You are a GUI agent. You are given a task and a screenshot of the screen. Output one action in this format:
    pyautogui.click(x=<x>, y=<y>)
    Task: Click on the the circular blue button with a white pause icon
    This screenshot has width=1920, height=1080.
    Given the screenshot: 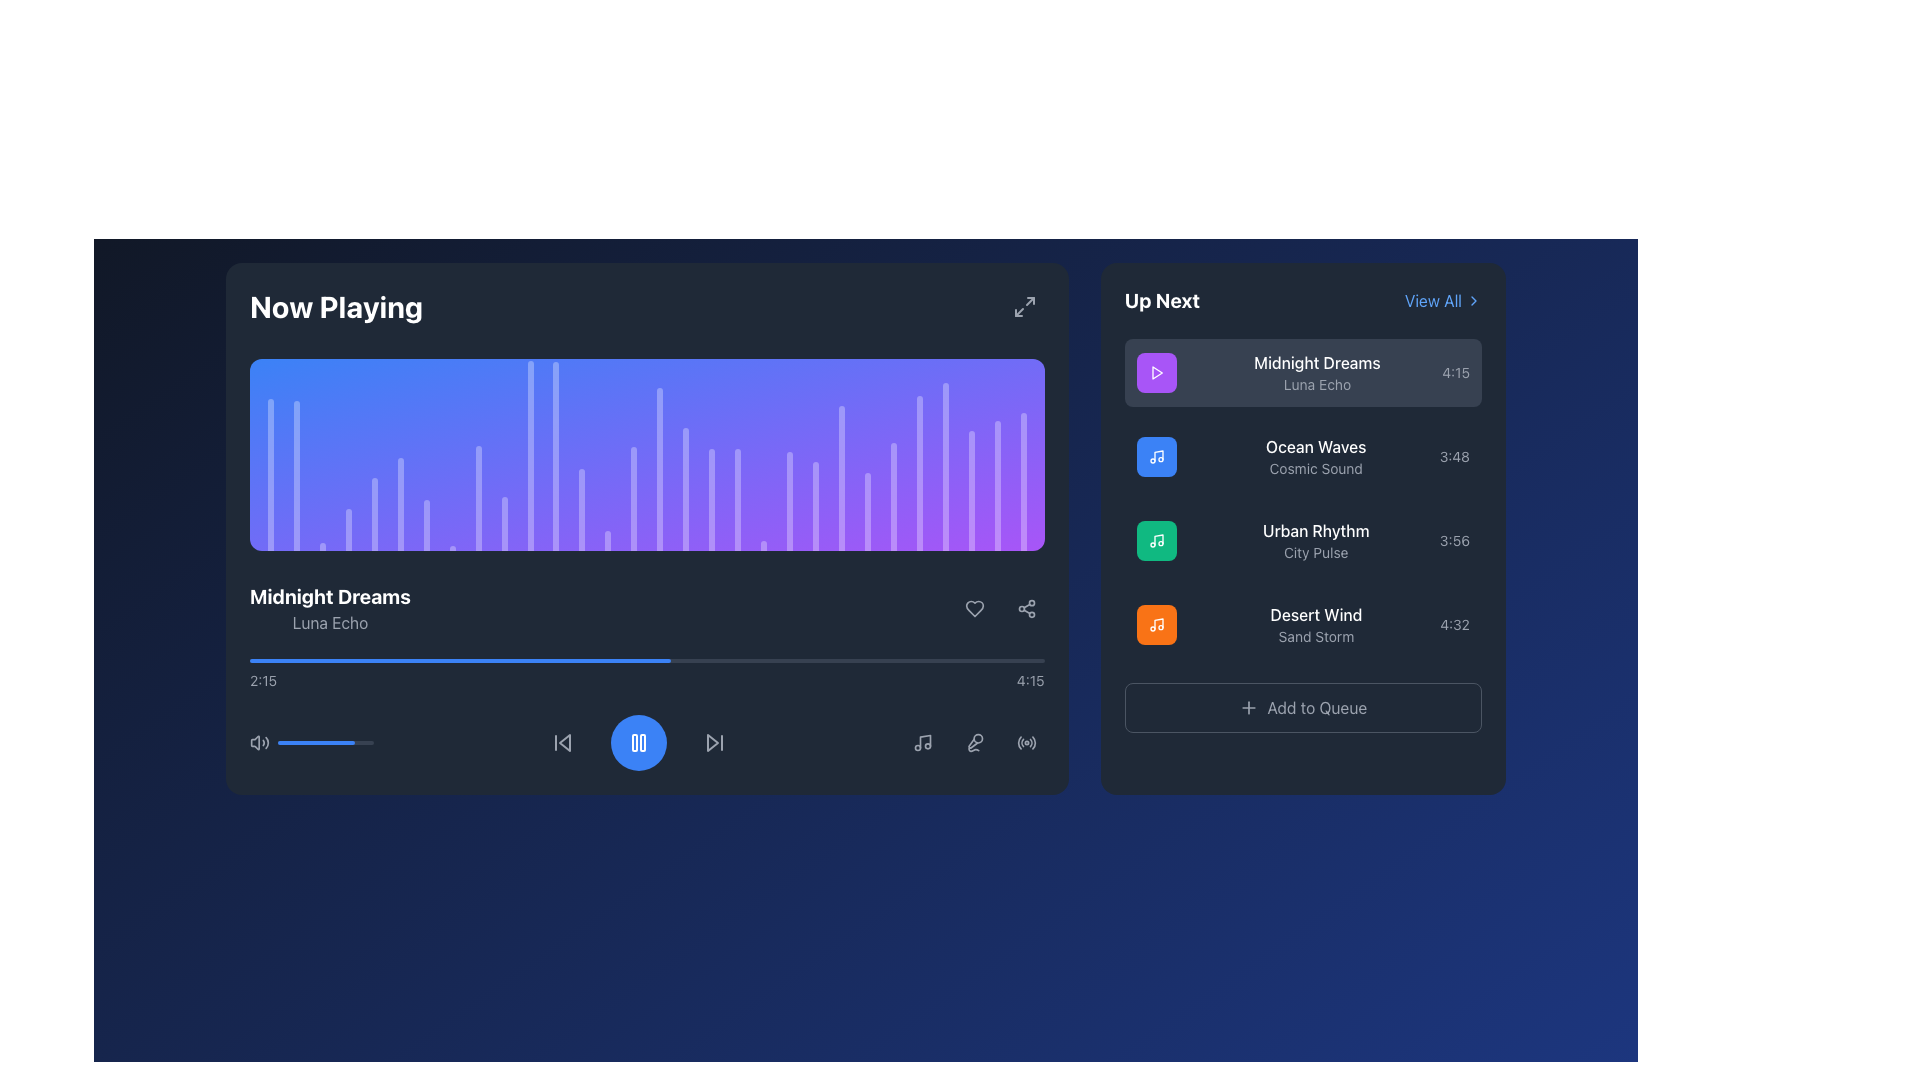 What is the action you would take?
    pyautogui.click(x=638, y=743)
    